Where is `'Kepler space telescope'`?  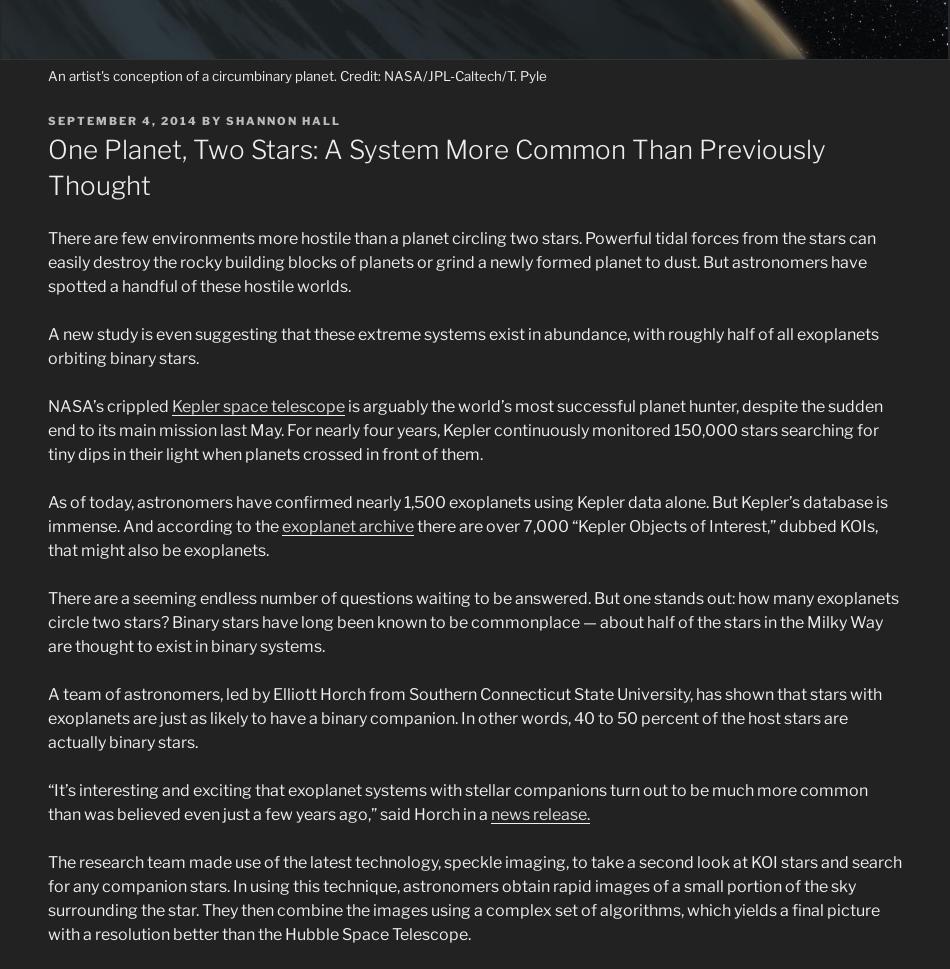
'Kepler space telescope' is located at coordinates (257, 405).